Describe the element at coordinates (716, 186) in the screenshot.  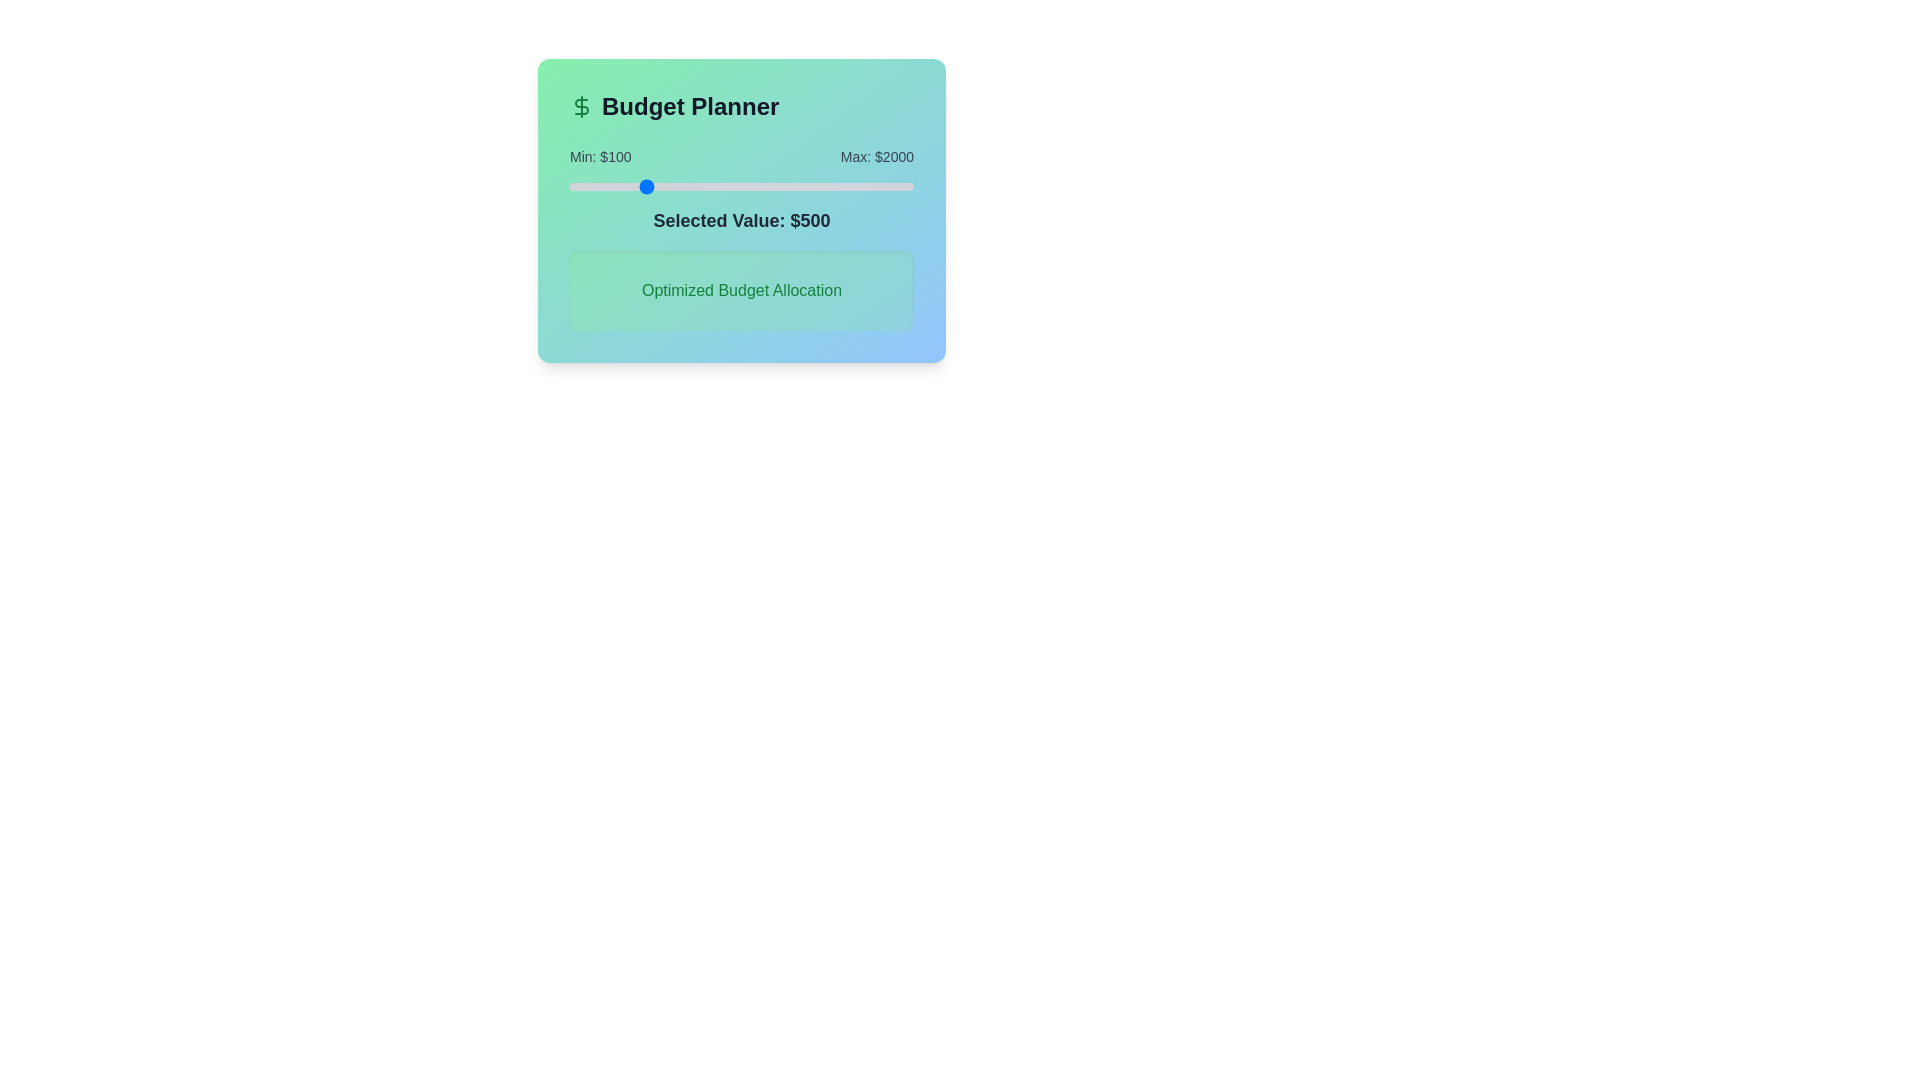
I see `the slider to the desired value 909` at that location.